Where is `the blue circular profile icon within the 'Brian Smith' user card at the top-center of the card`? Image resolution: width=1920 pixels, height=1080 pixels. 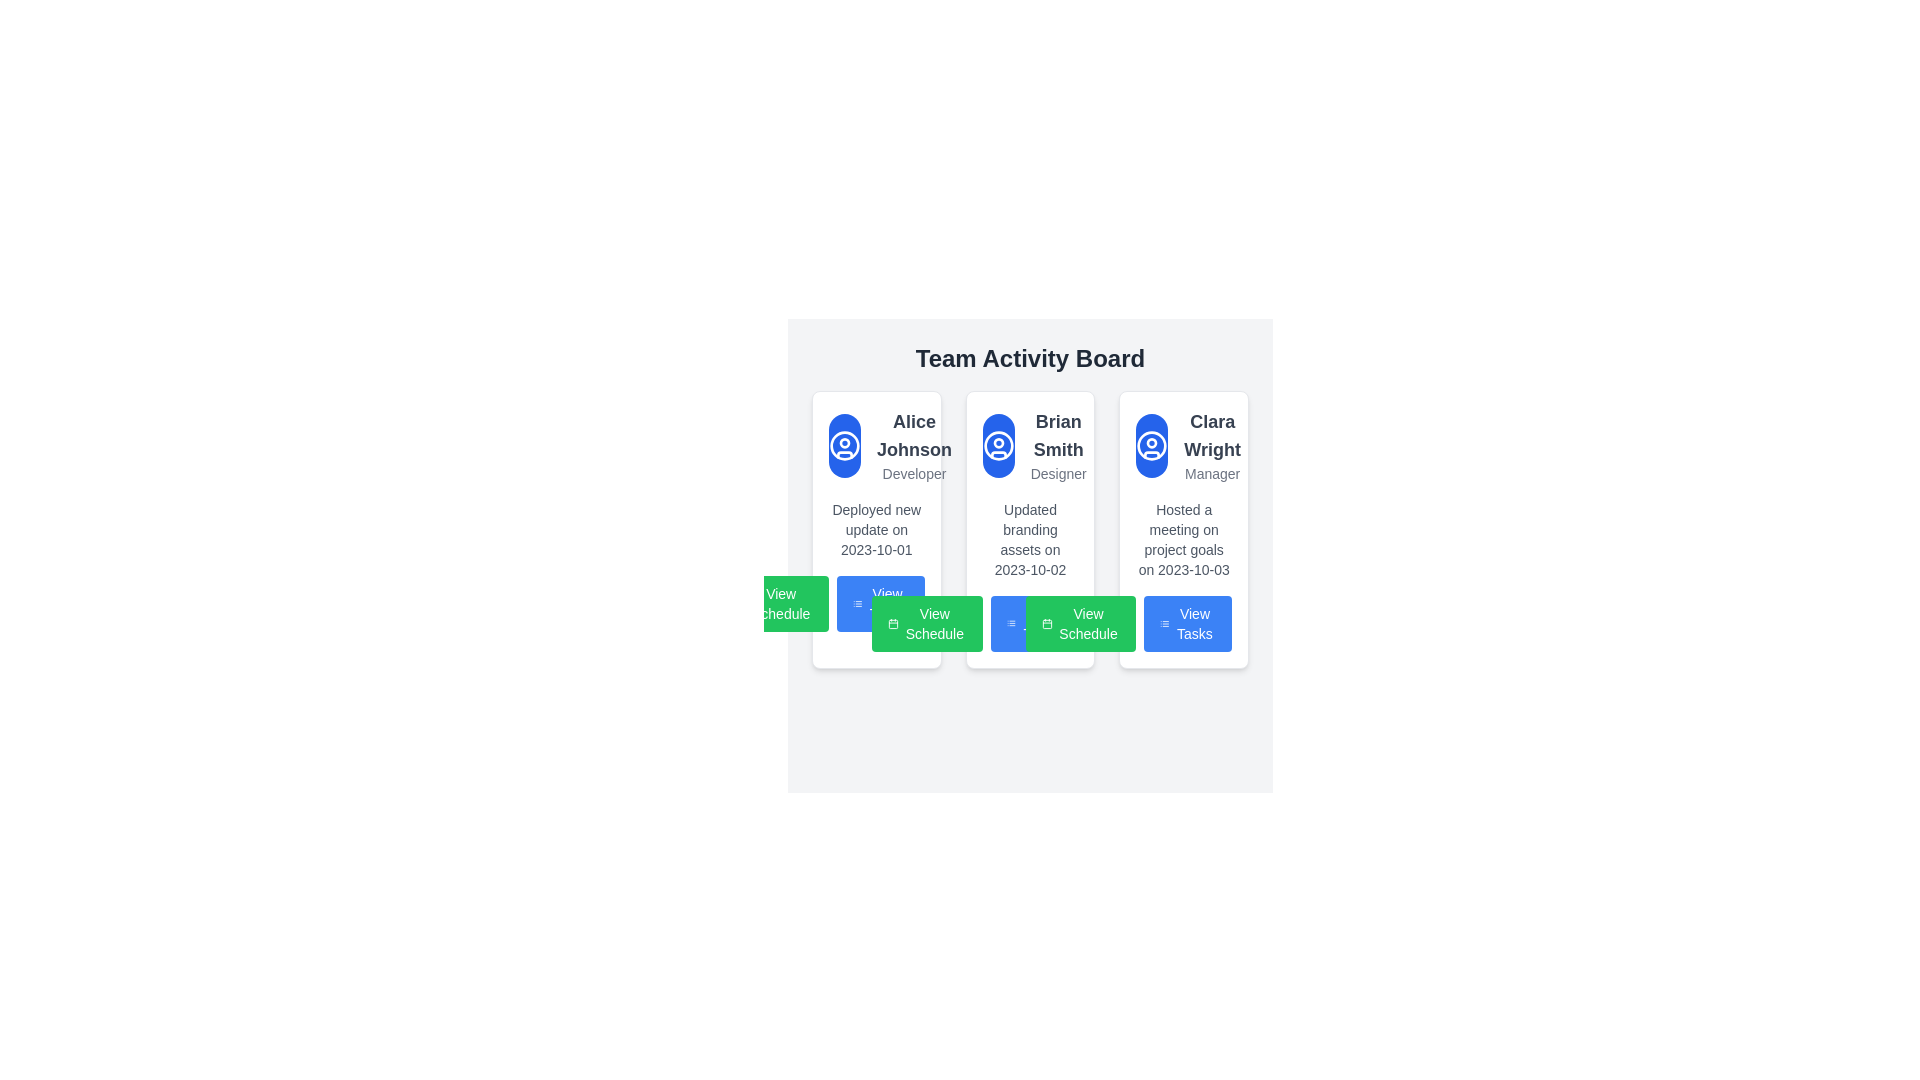
the blue circular profile icon within the 'Brian Smith' user card at the top-center of the card is located at coordinates (1152, 445).